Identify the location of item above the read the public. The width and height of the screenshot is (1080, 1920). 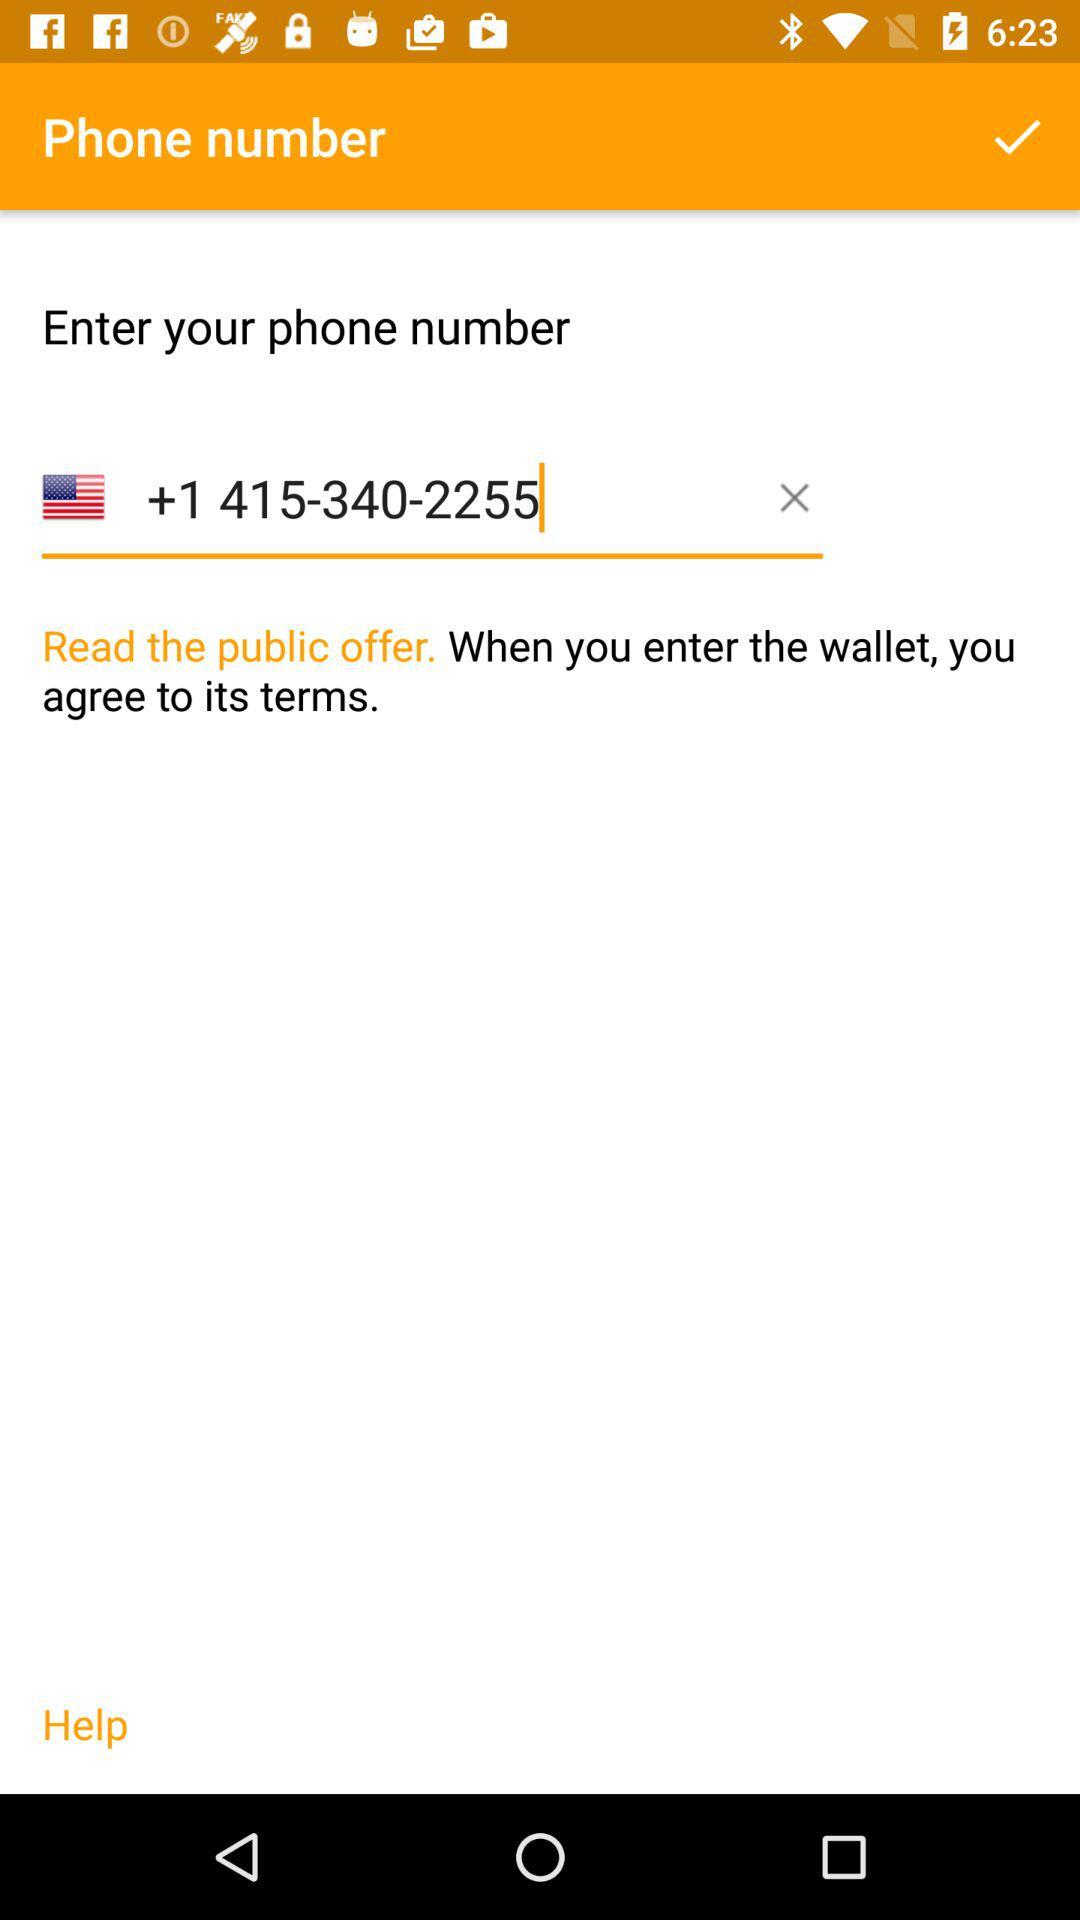
(431, 529).